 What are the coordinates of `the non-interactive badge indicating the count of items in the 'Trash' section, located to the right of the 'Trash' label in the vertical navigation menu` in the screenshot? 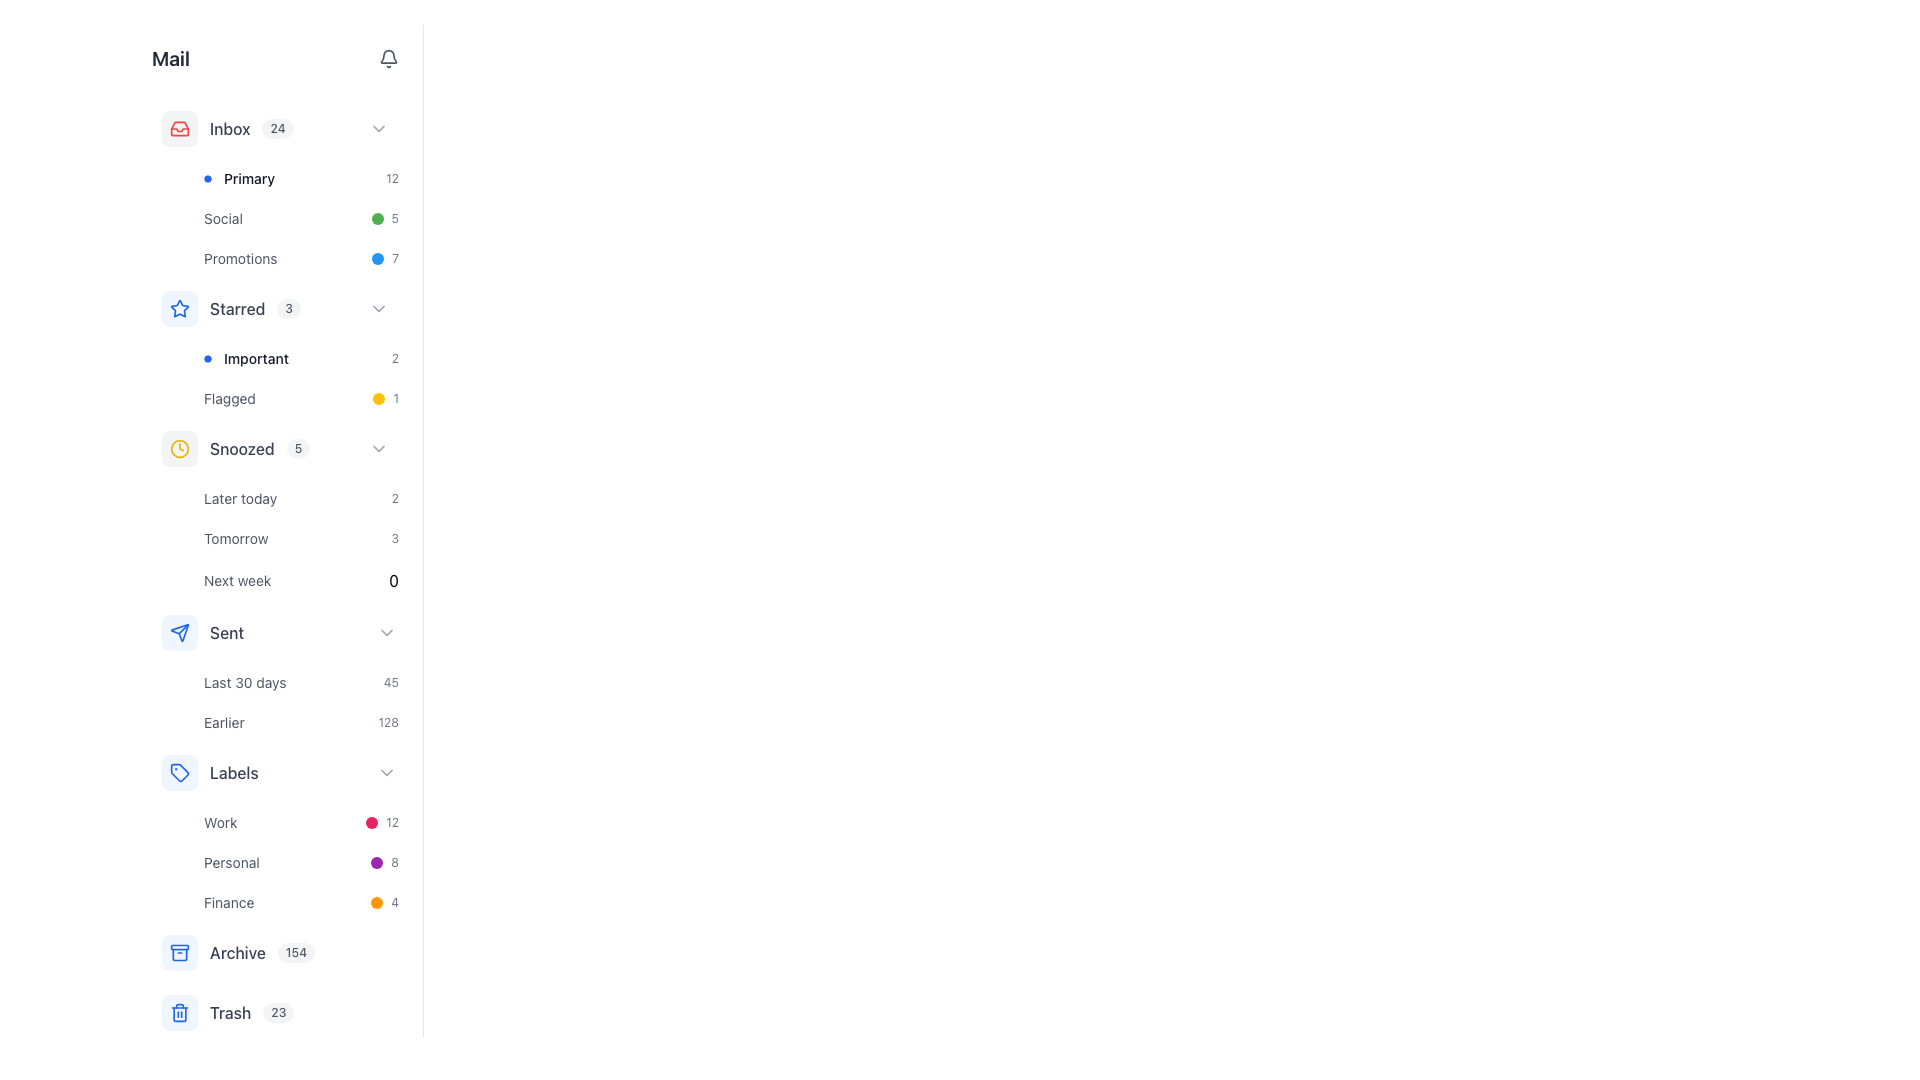 It's located at (277, 1013).